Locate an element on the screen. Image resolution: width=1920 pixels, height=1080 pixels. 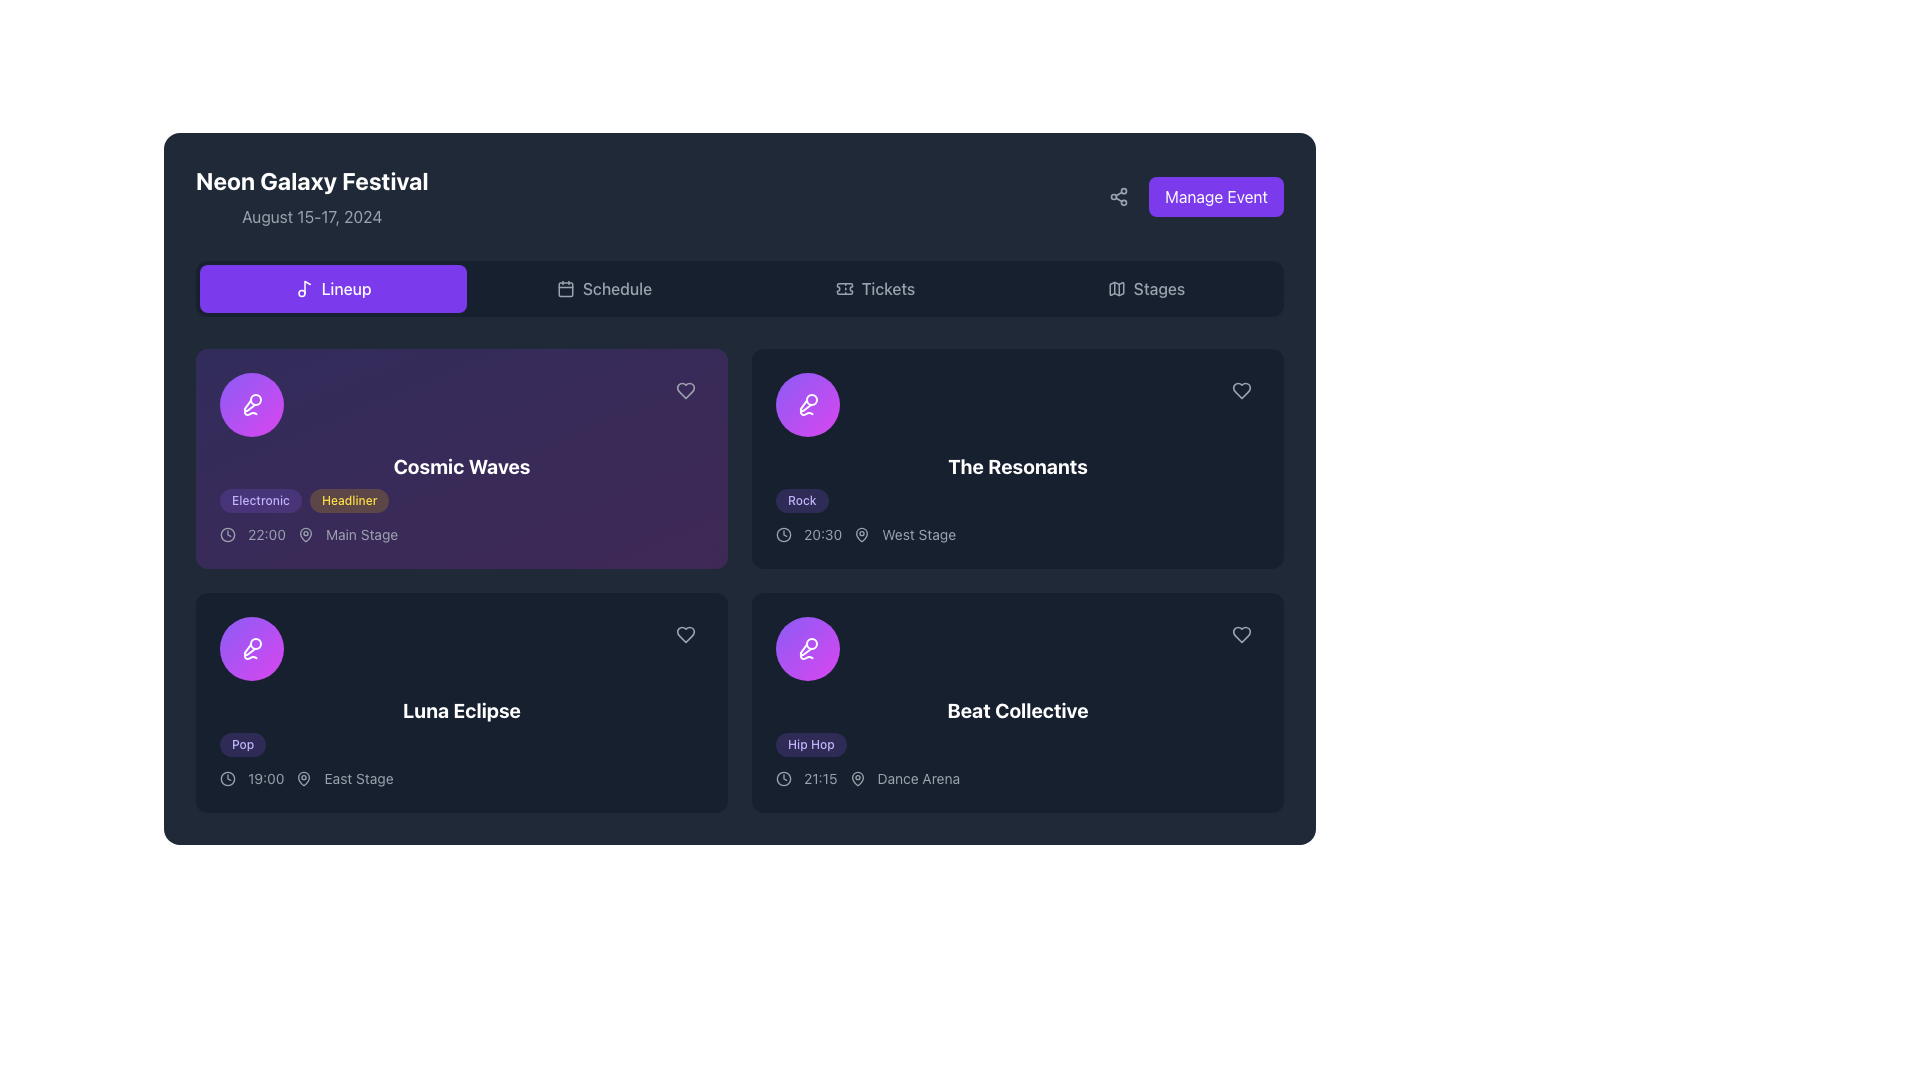
the management button located at the top-right corner of the interface is located at coordinates (1215, 196).